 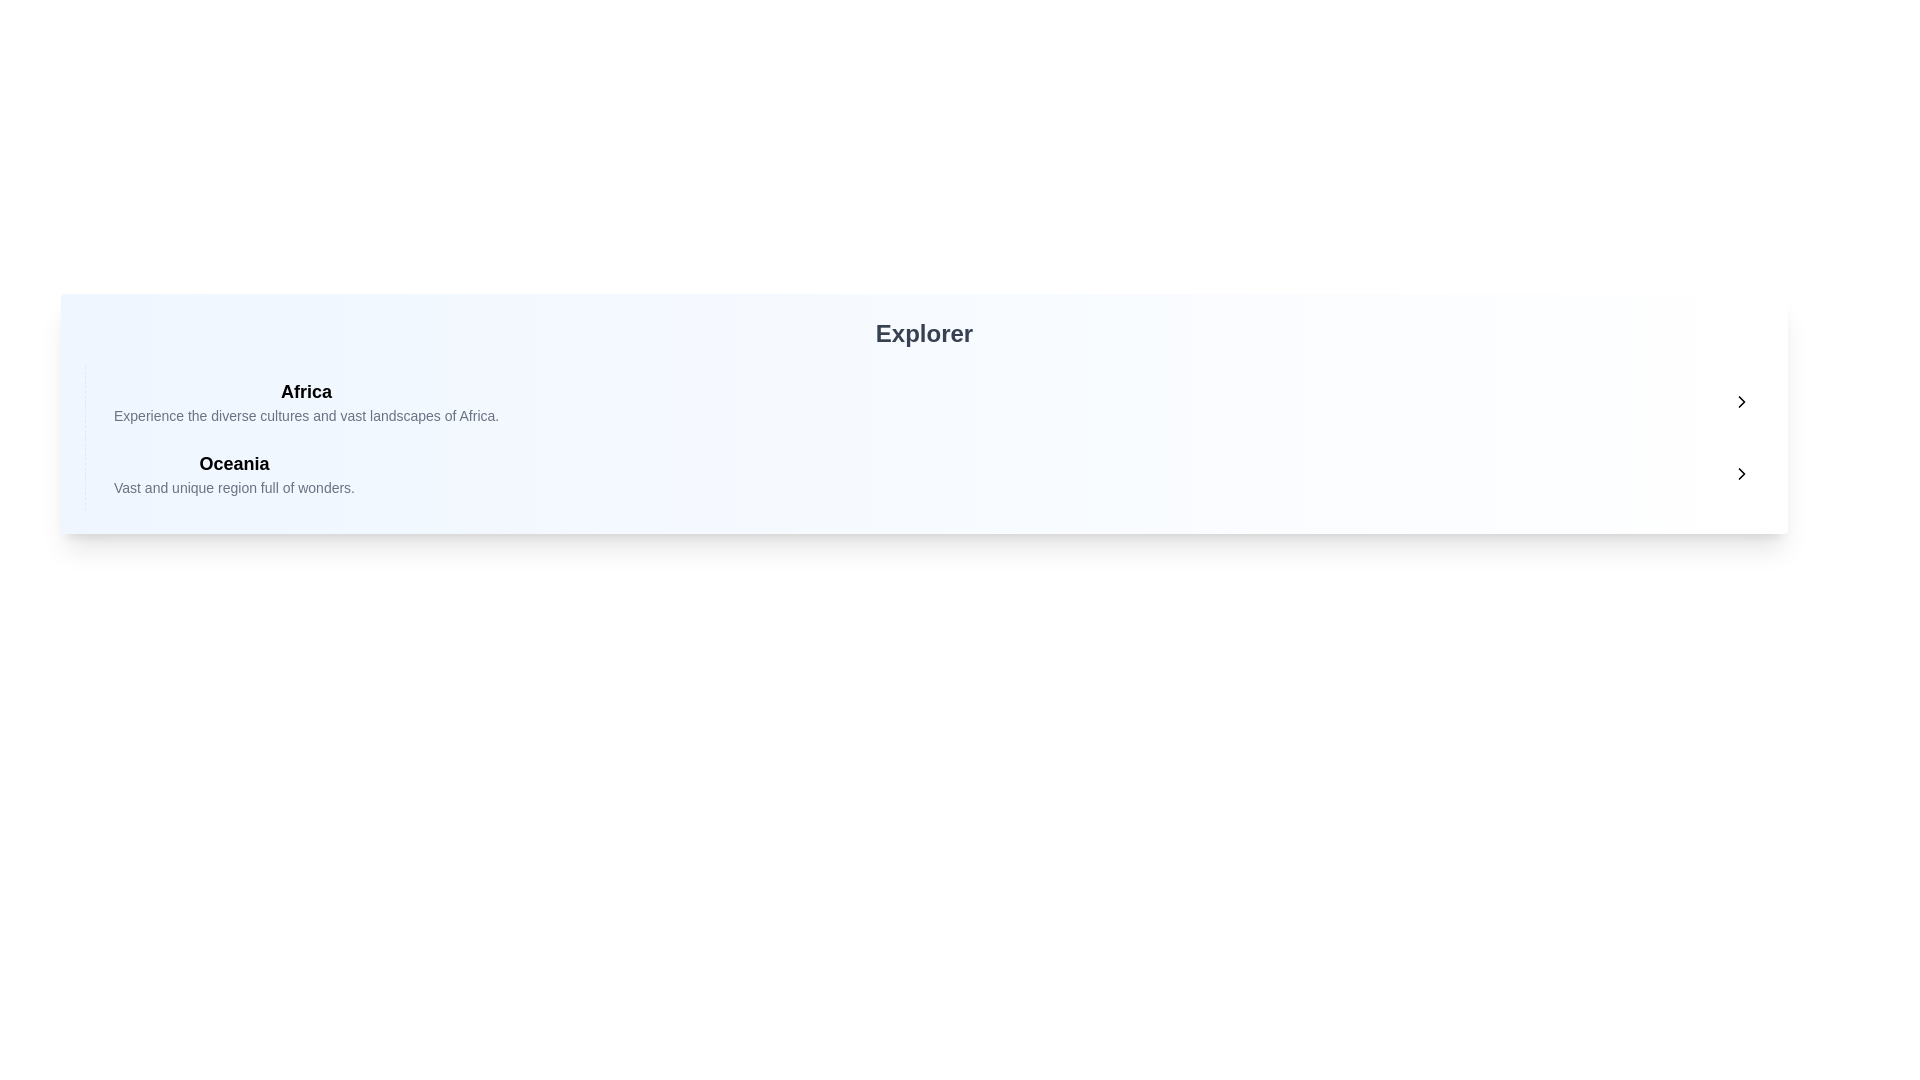 I want to click on the icon at the extreme right end of the 'Oceania' section for visual feedback, so click(x=1741, y=474).